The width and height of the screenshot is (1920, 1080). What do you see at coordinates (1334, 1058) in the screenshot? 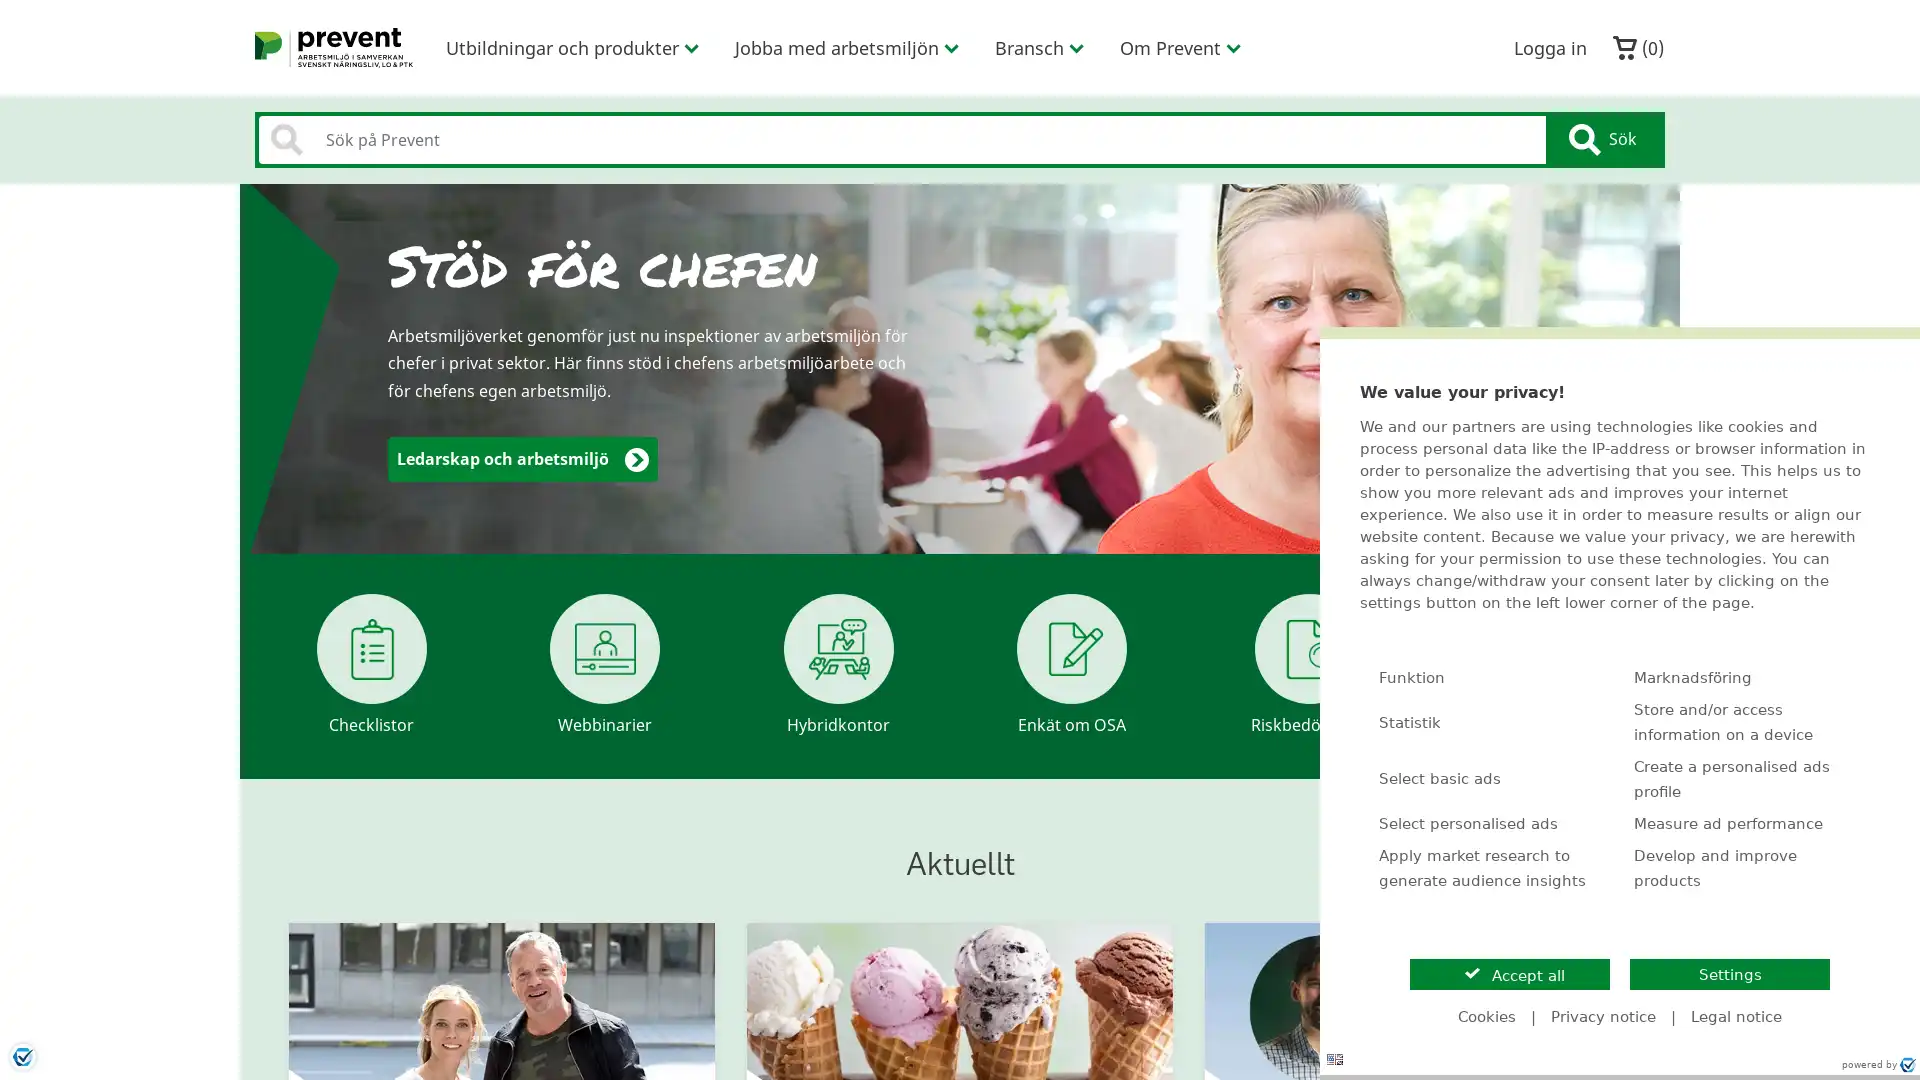
I see `Language: en` at bounding box center [1334, 1058].